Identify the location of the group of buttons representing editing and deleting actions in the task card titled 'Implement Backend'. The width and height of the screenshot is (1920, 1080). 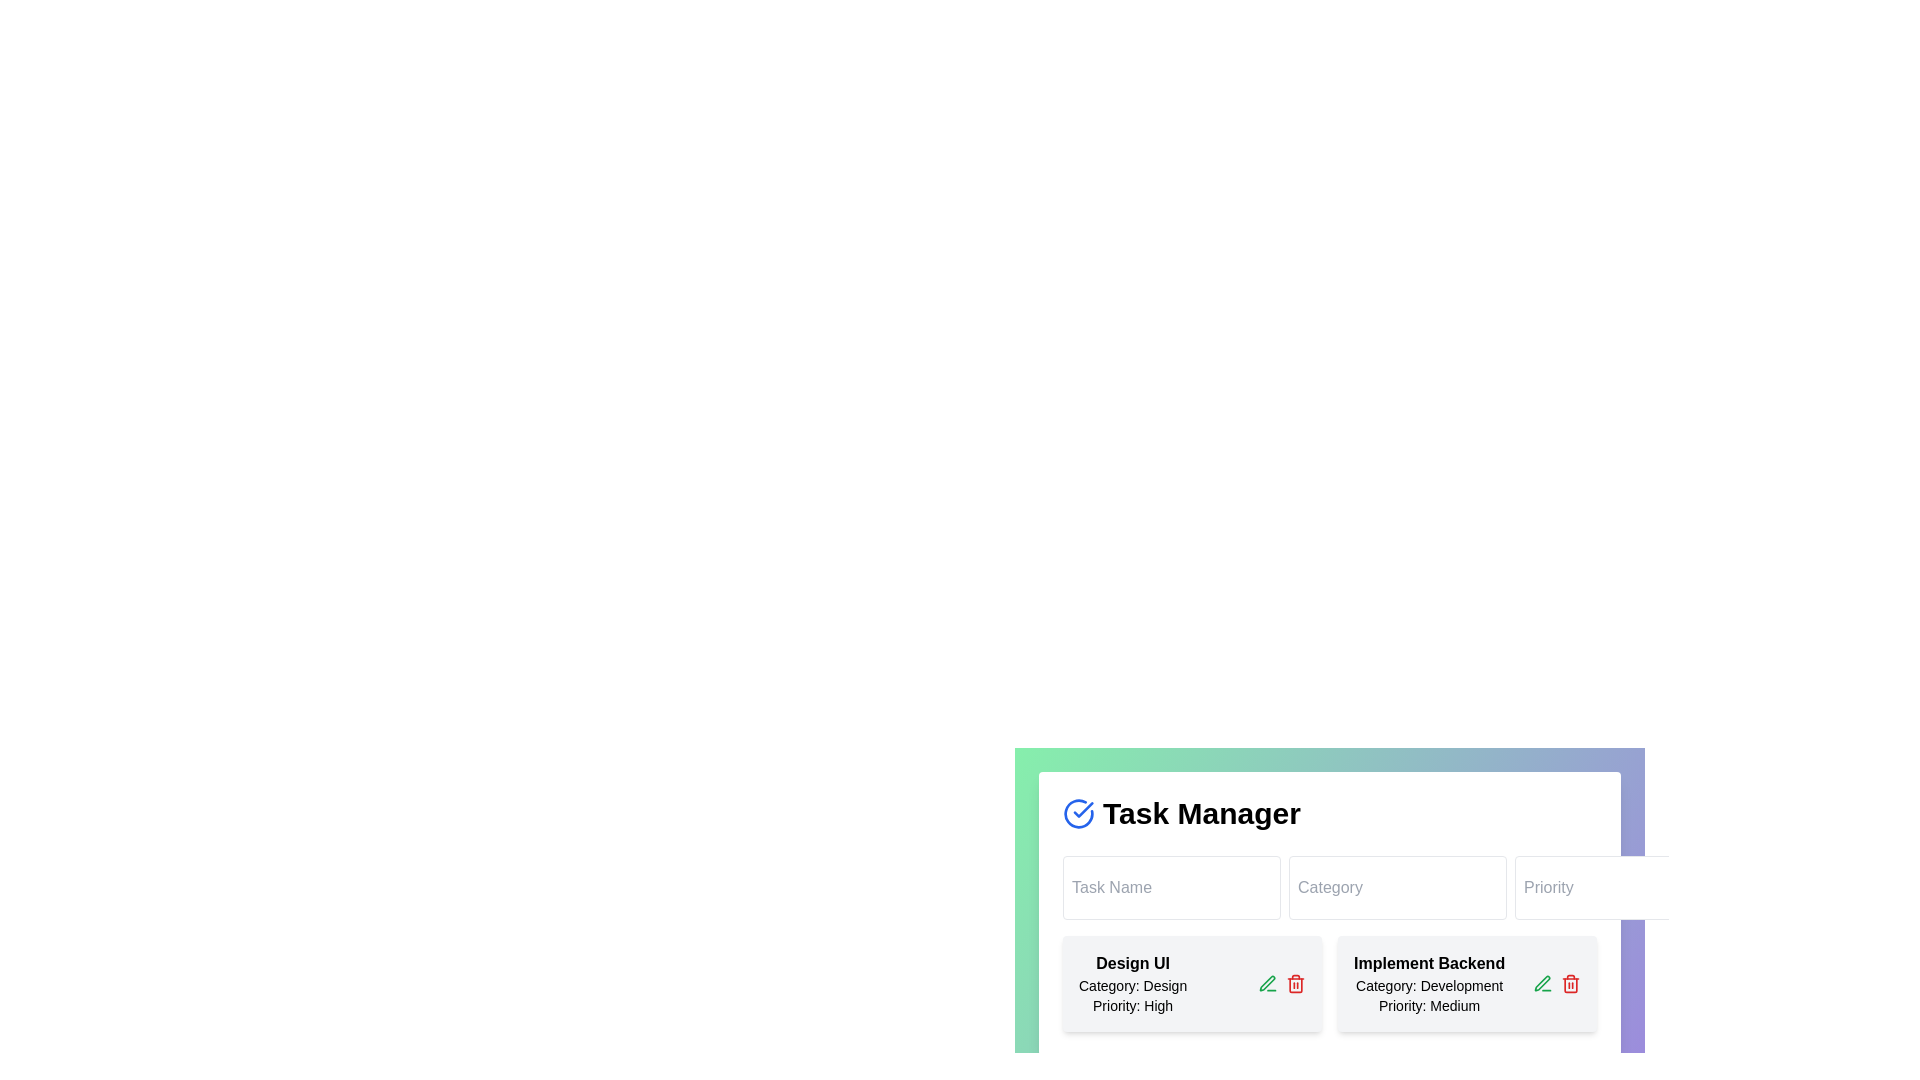
(1555, 982).